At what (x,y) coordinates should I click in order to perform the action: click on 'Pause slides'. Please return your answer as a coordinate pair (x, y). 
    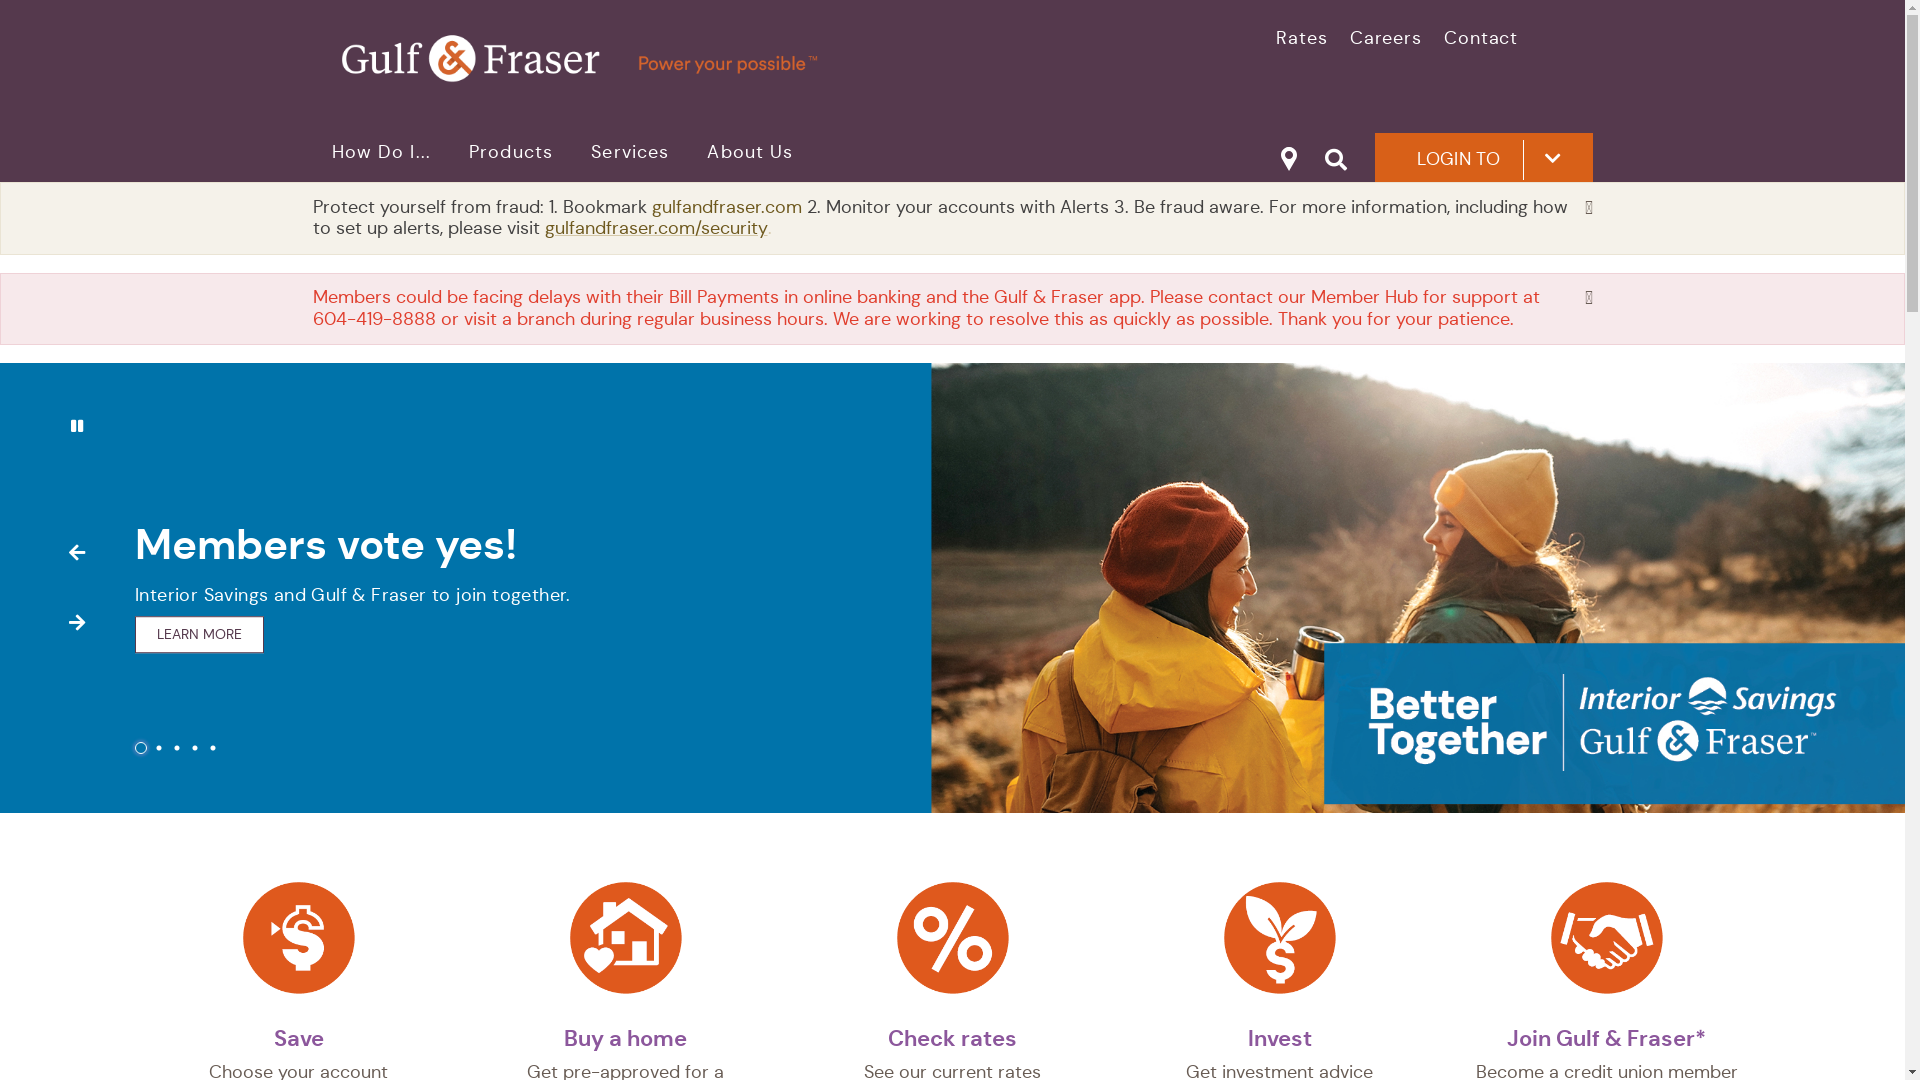
    Looking at the image, I should click on (76, 424).